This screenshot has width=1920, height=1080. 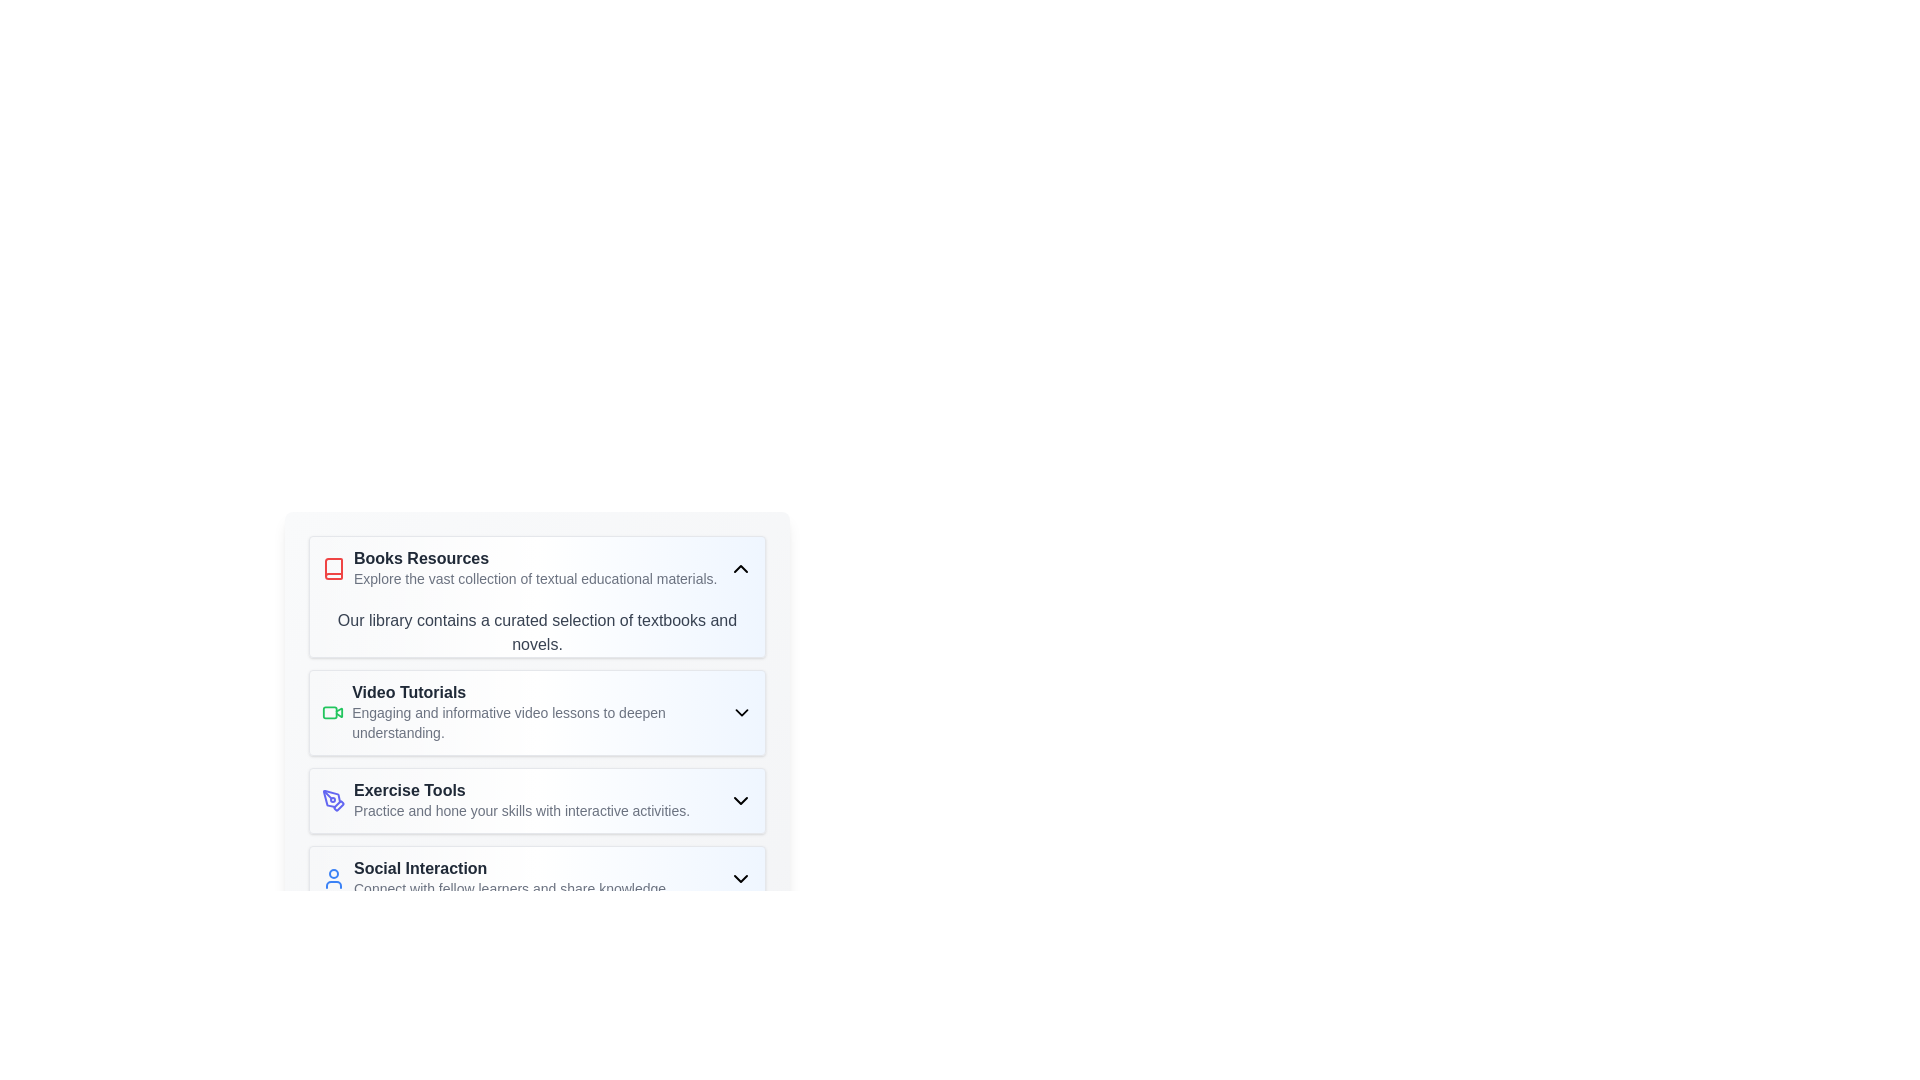 What do you see at coordinates (535, 569) in the screenshot?
I see `details of the composite UI component titled 'Books Resources', which includes a bold title and a descriptive text about educational materials` at bounding box center [535, 569].